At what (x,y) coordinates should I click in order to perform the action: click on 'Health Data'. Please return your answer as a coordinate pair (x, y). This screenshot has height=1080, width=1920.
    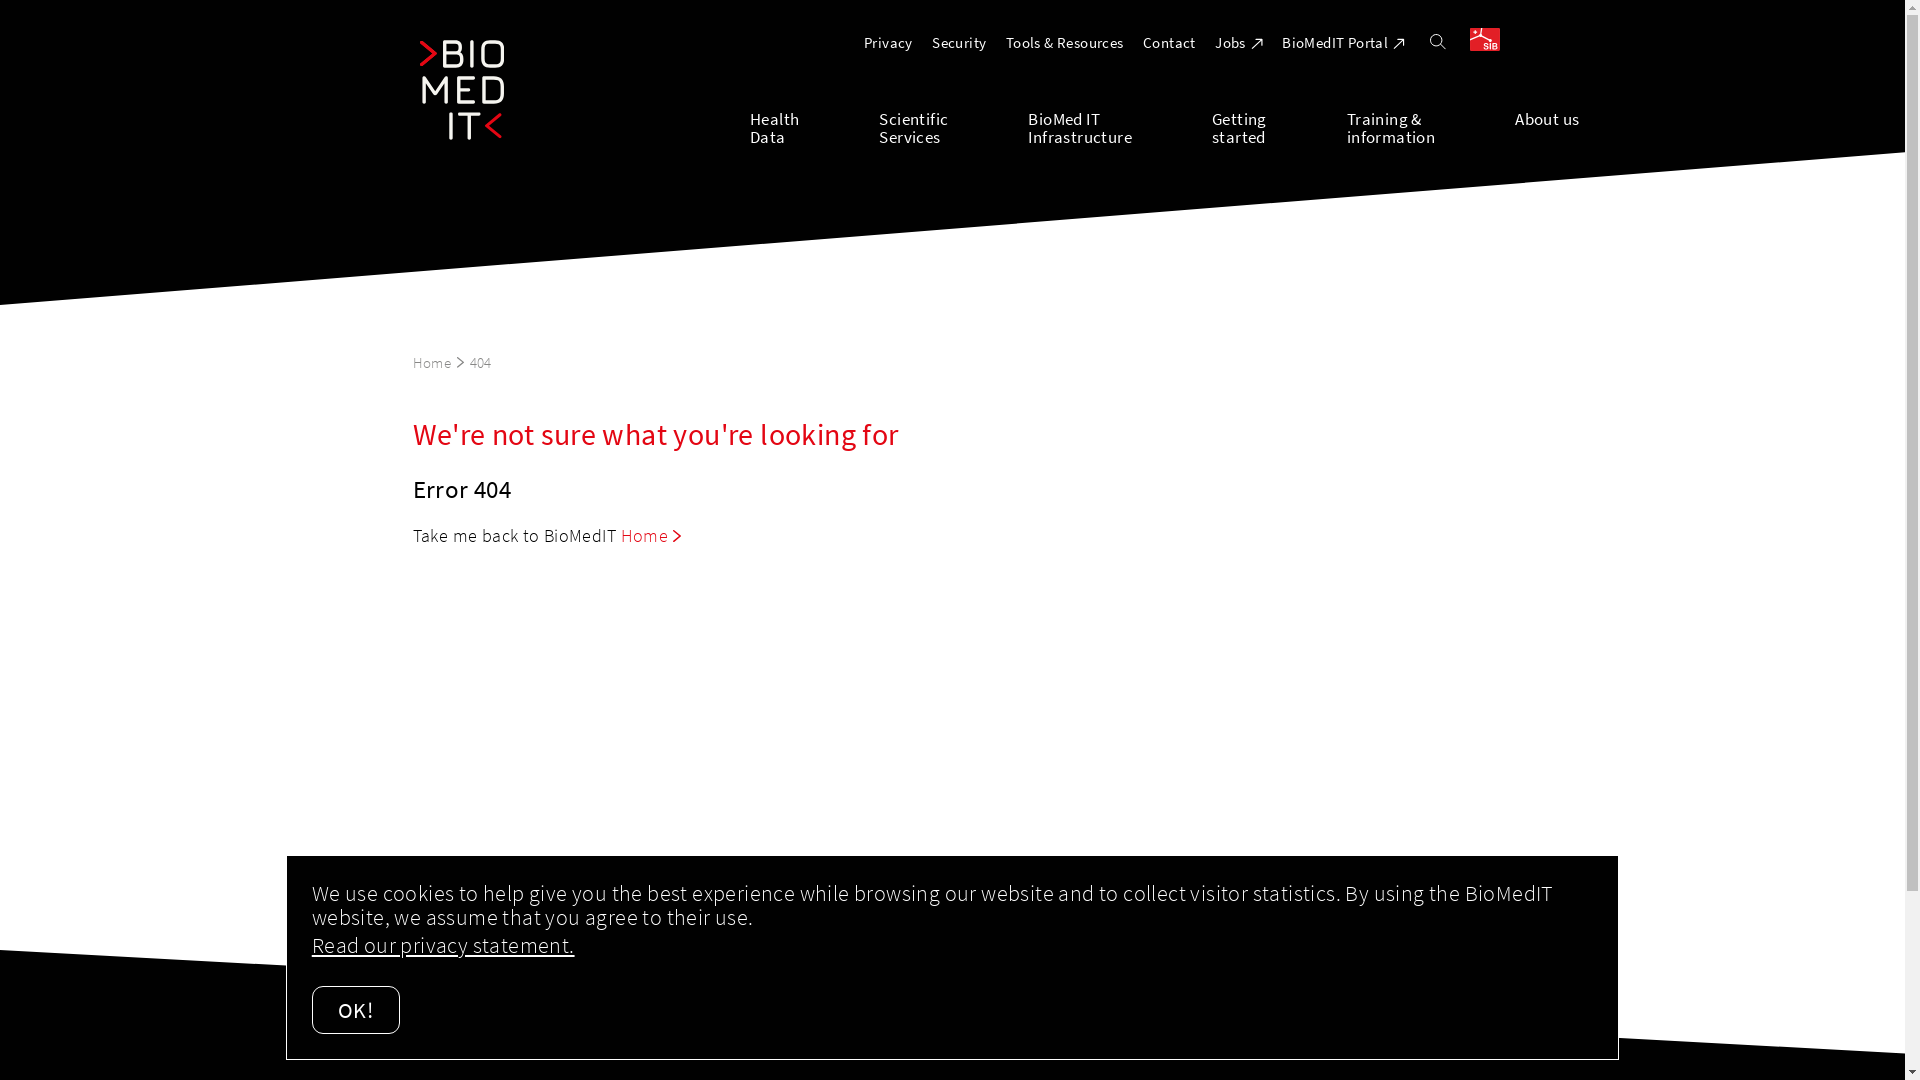
    Looking at the image, I should click on (748, 126).